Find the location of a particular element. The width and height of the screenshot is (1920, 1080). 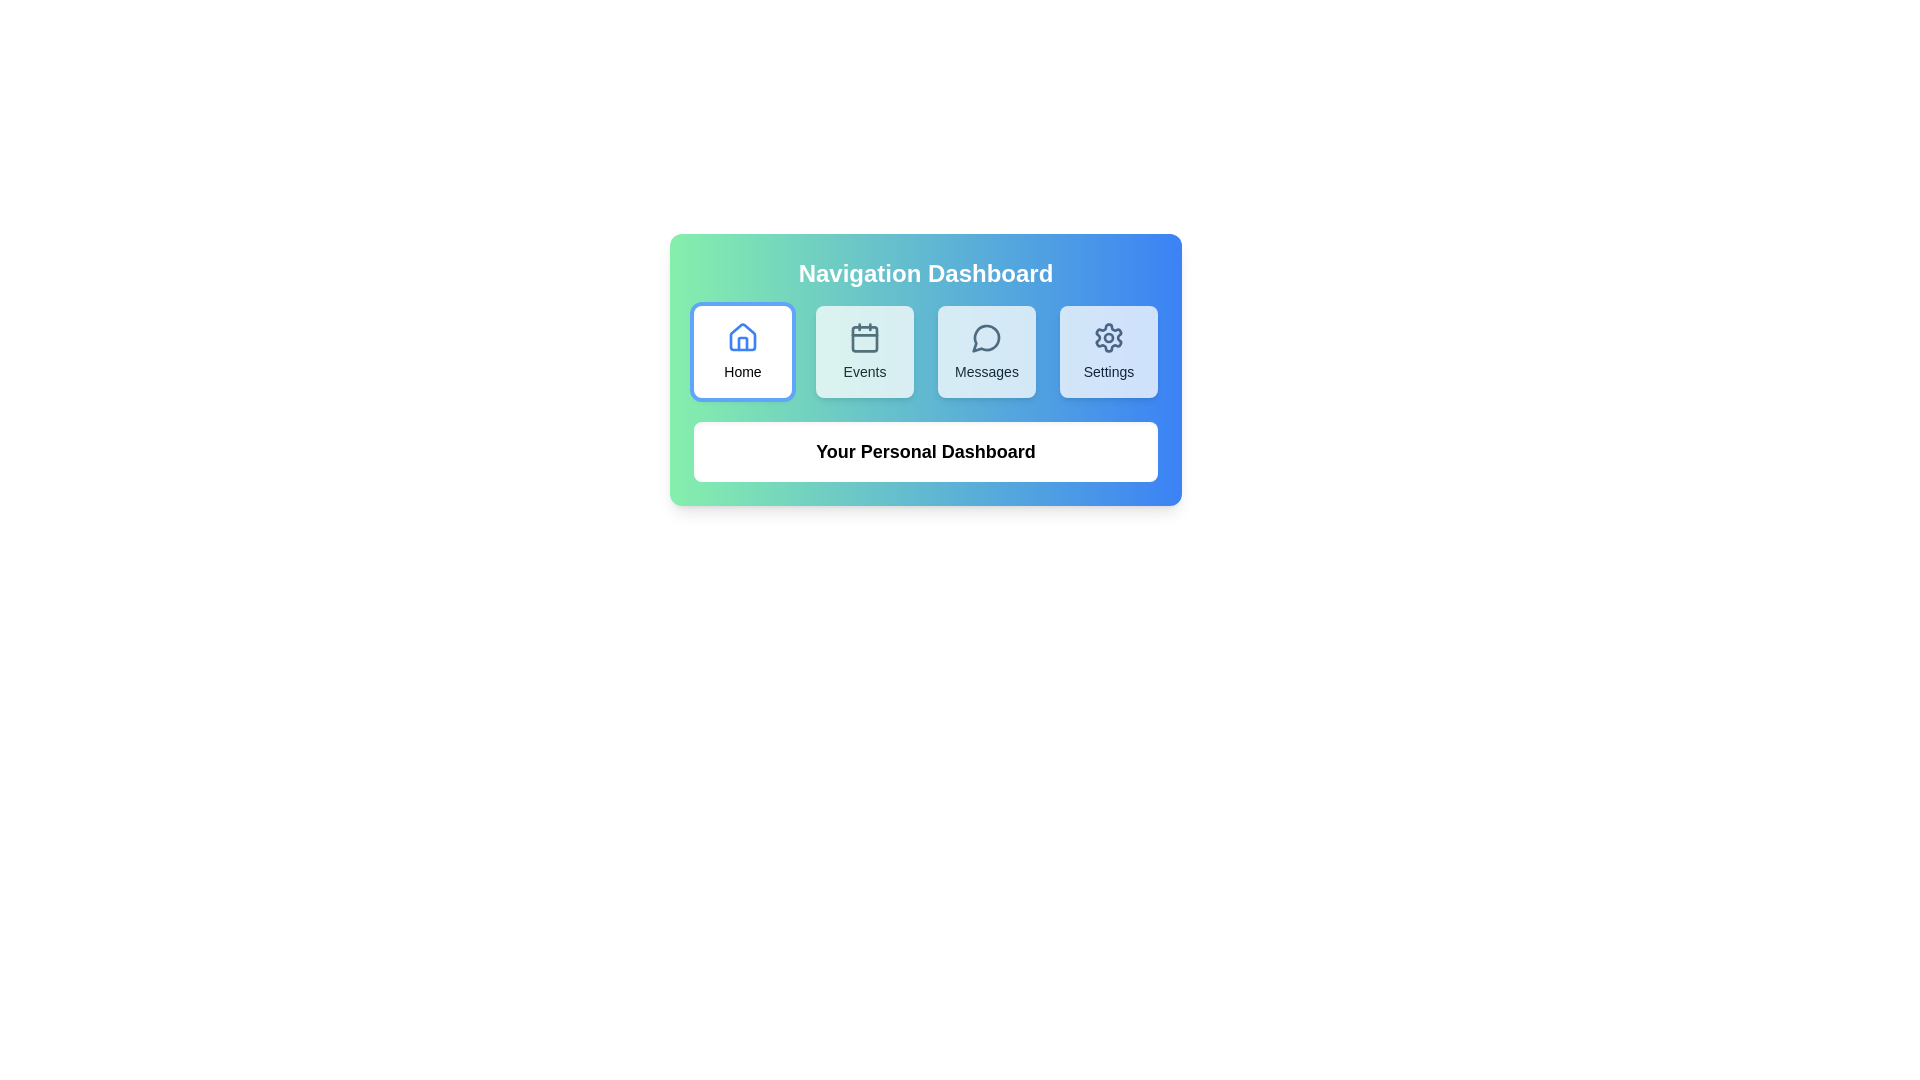

the 'Home' icon located in the first button of the navigation dashboard, positioned to the far left is located at coordinates (742, 335).